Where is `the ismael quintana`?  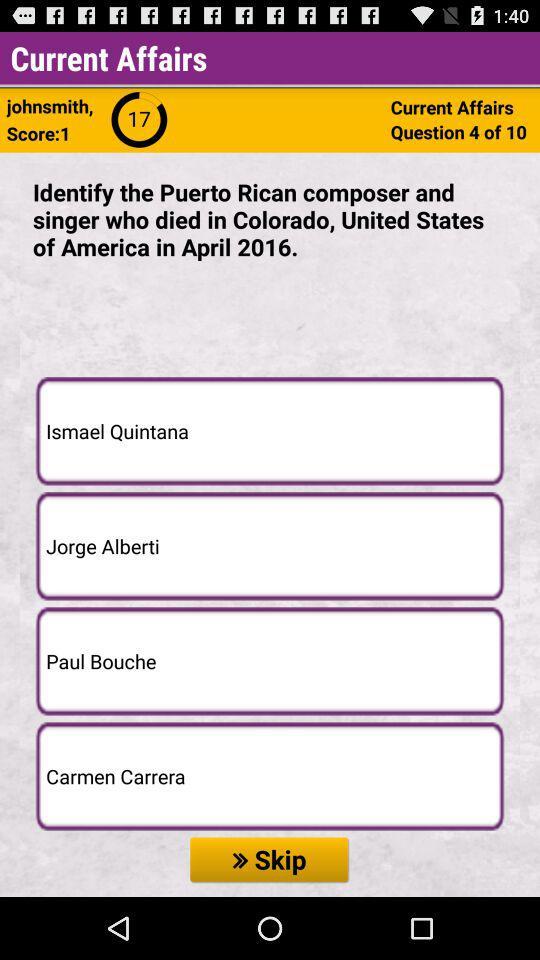 the ismael quintana is located at coordinates (270, 431).